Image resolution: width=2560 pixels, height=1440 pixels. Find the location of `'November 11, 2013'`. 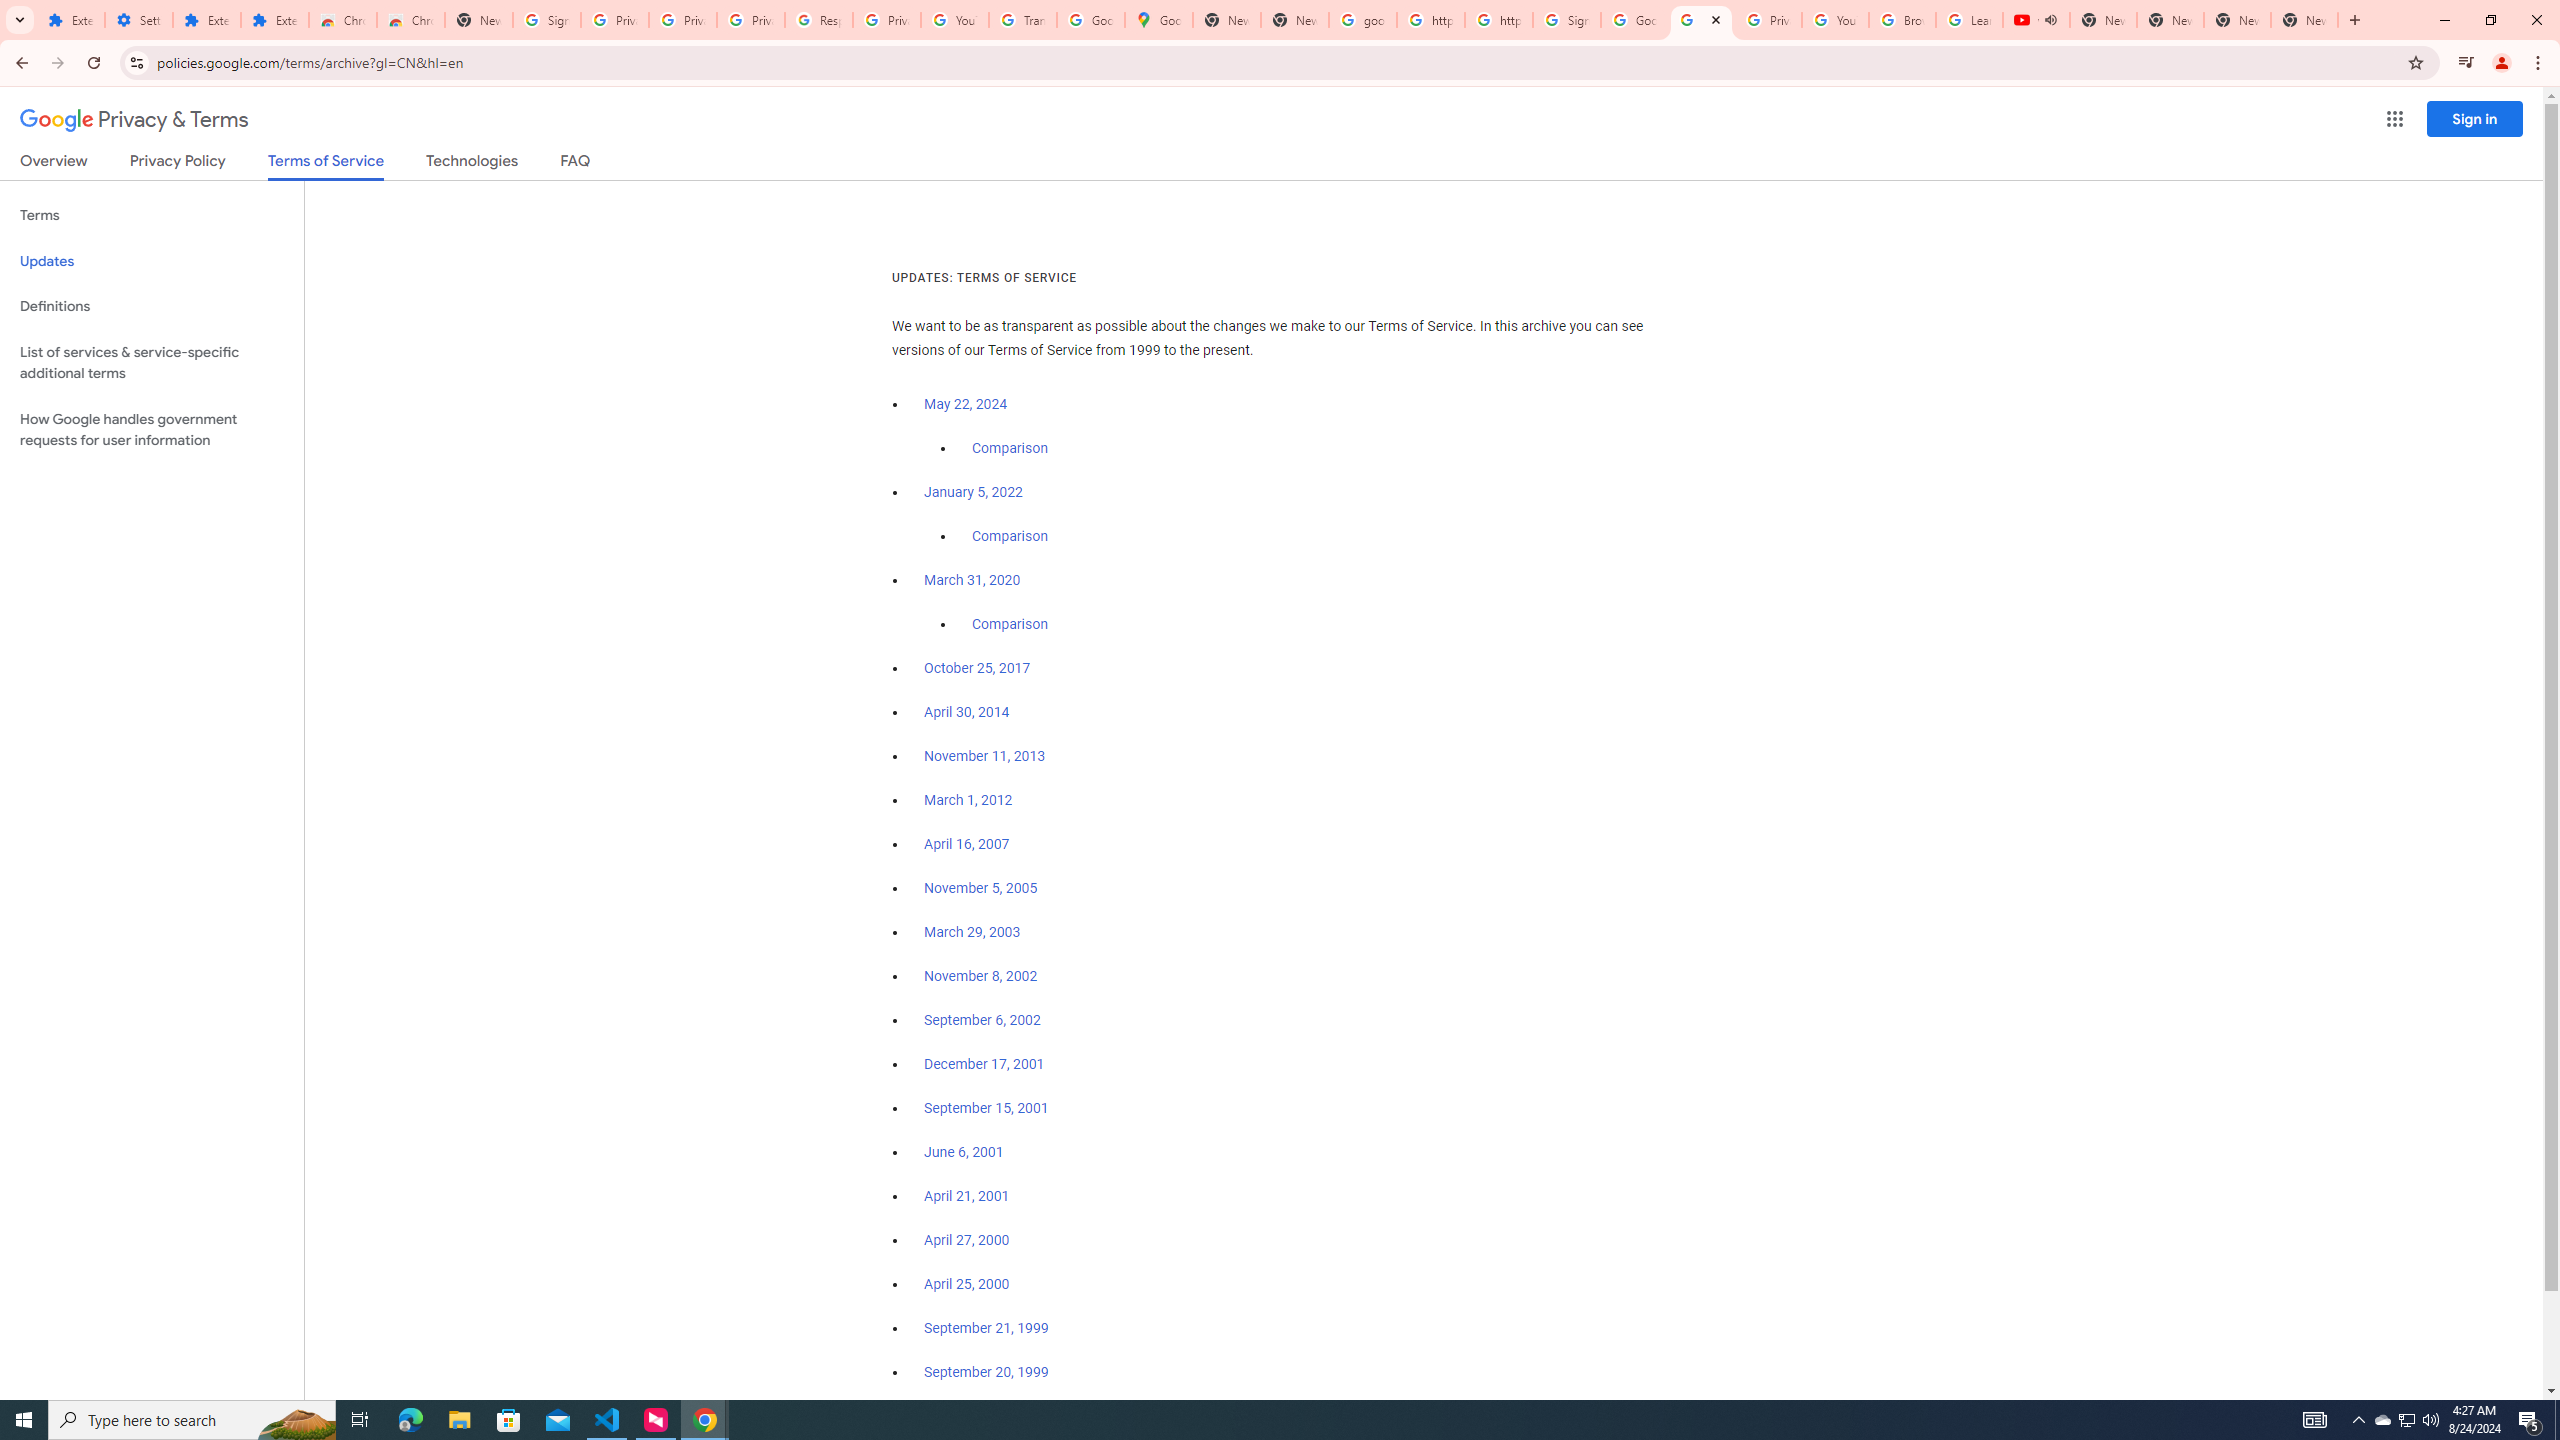

'November 11, 2013' is located at coordinates (985, 755).